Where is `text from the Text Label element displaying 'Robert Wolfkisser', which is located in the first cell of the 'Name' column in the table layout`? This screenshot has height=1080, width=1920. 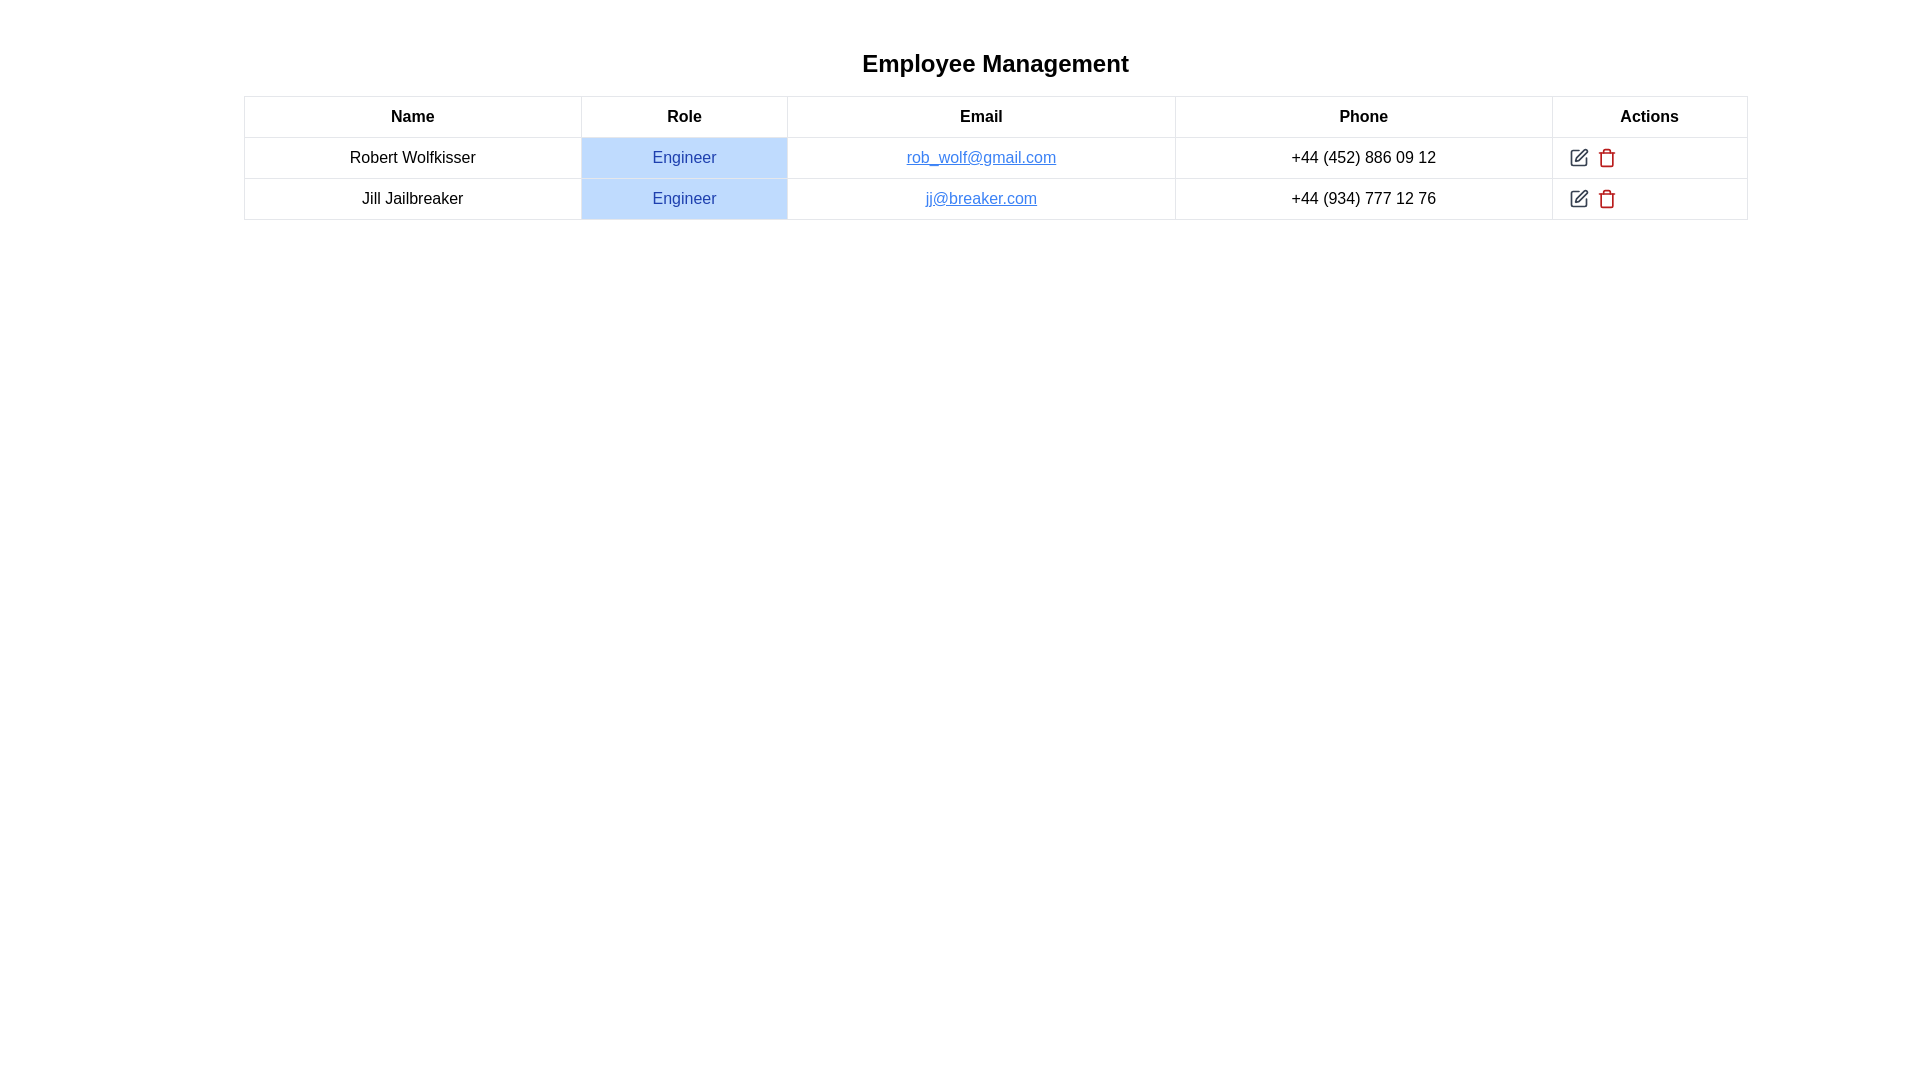 text from the Text Label element displaying 'Robert Wolfkisser', which is located in the first cell of the 'Name' column in the table layout is located at coordinates (411, 157).